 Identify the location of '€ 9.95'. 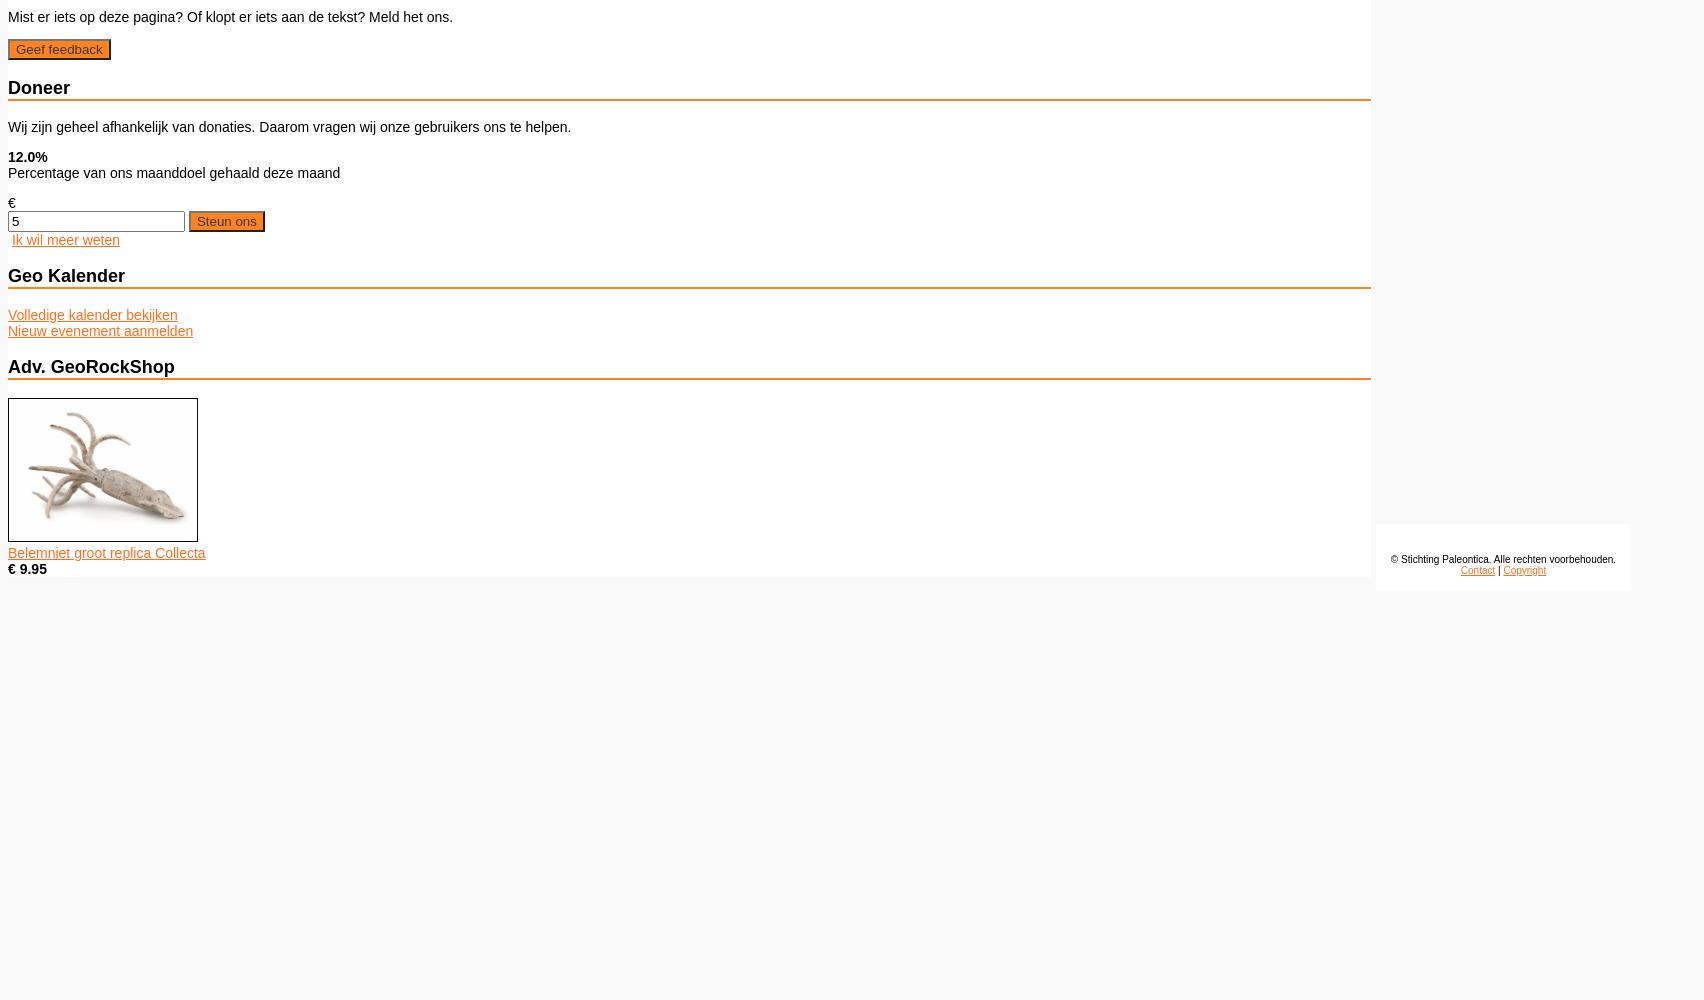
(26, 567).